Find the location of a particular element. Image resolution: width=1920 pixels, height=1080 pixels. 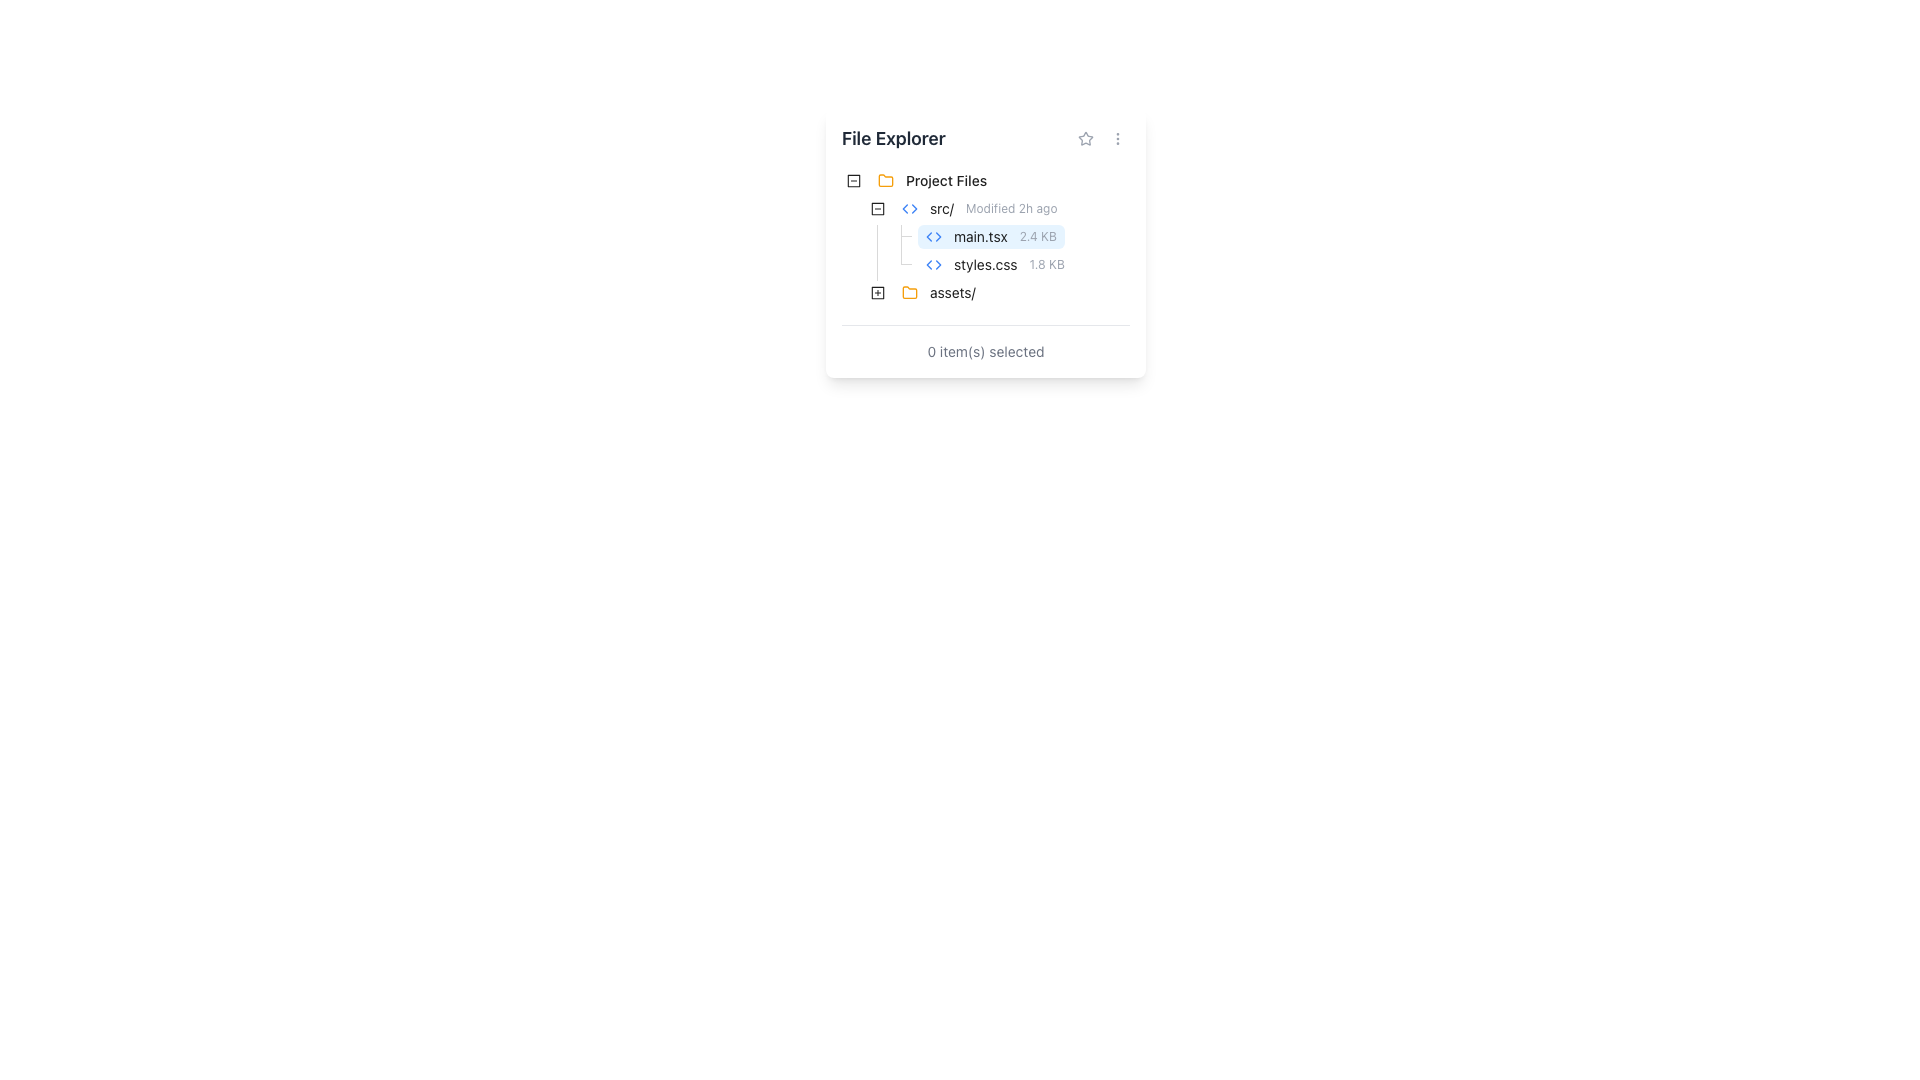

the first indentation spacer element within the 'src/' folder's hierarchy in the file explorer is located at coordinates (854, 264).